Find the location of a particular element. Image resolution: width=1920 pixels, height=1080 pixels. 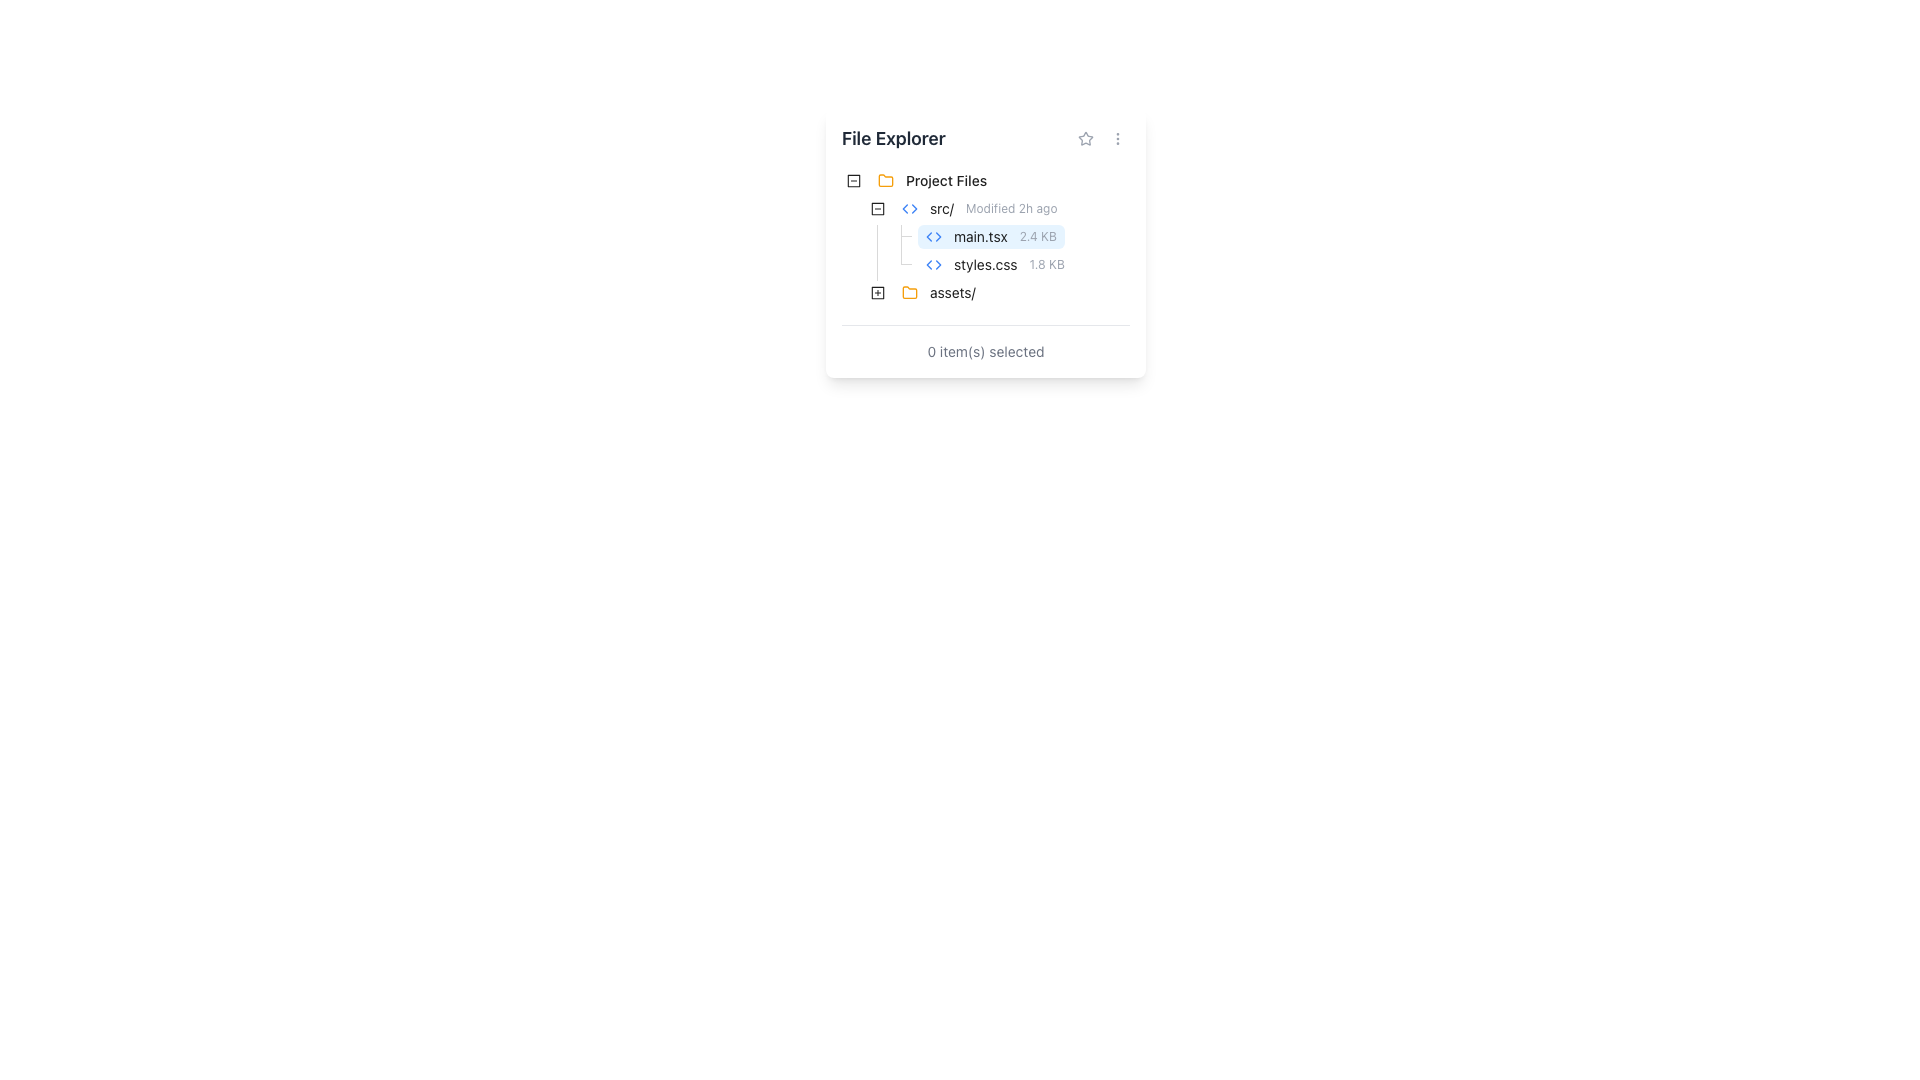

the first indentation spacer element within the 'src/' folder's hierarchy in the file explorer is located at coordinates (854, 264).